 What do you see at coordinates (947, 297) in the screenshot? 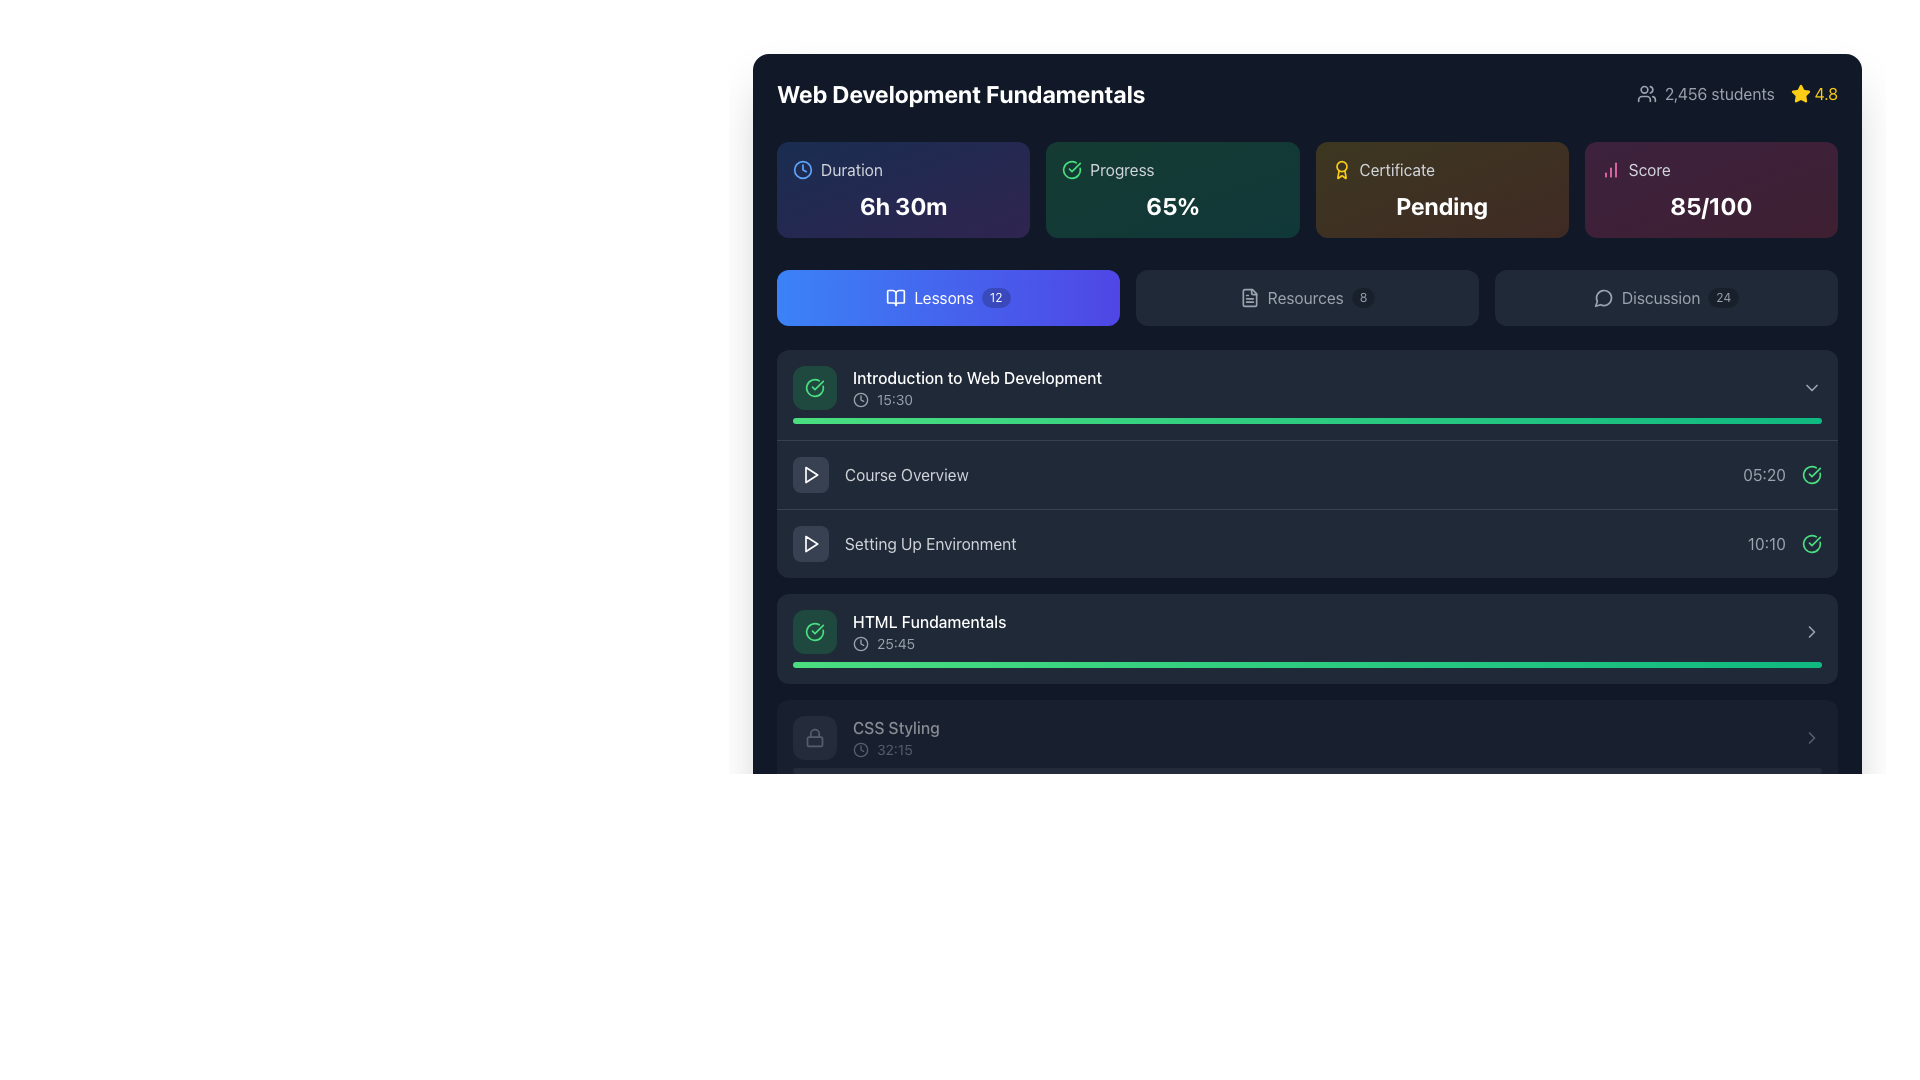
I see `the 'Lessons' interactive button, which is the first button in a row with a blue to indigo gradient background and features the text 'Lessons' and an open book icon` at bounding box center [947, 297].